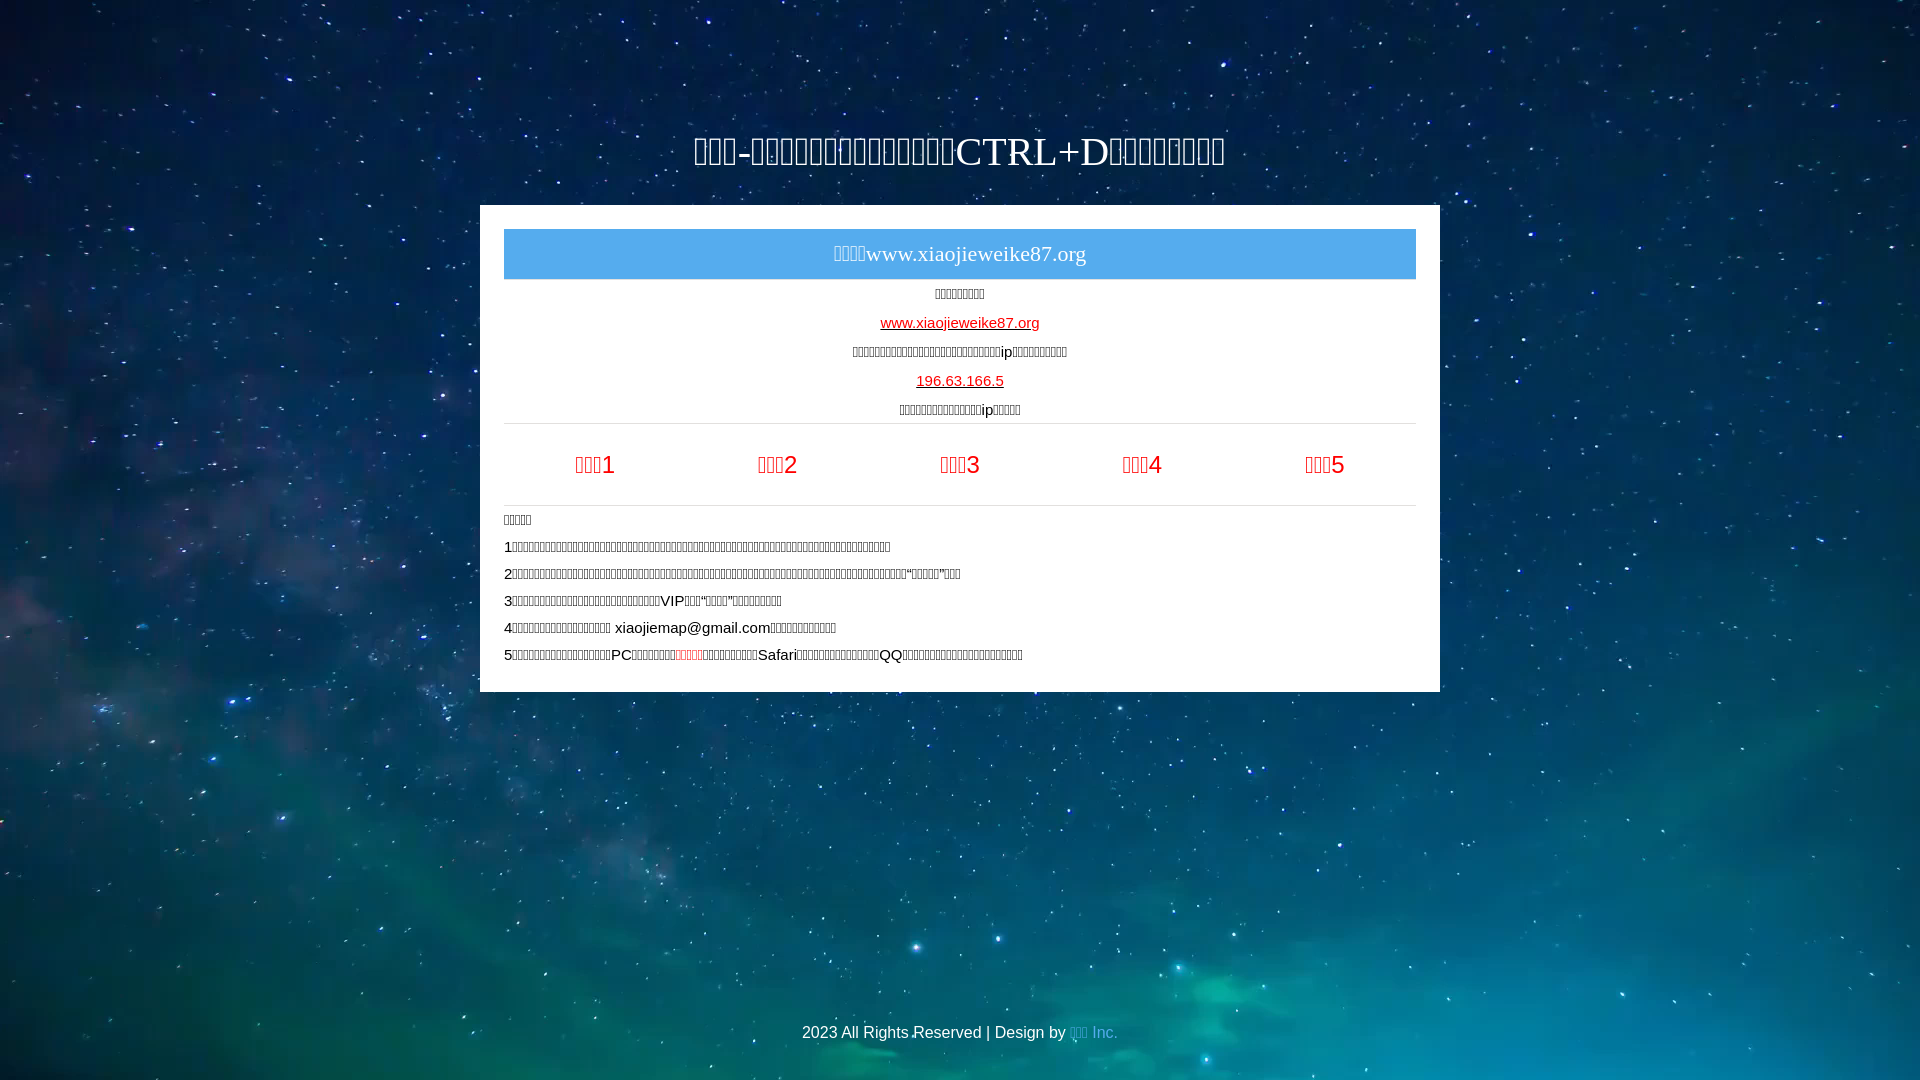 Image resolution: width=1920 pixels, height=1080 pixels. What do you see at coordinates (960, 333) in the screenshot?
I see `'www.xiaojieweike87.org'` at bounding box center [960, 333].